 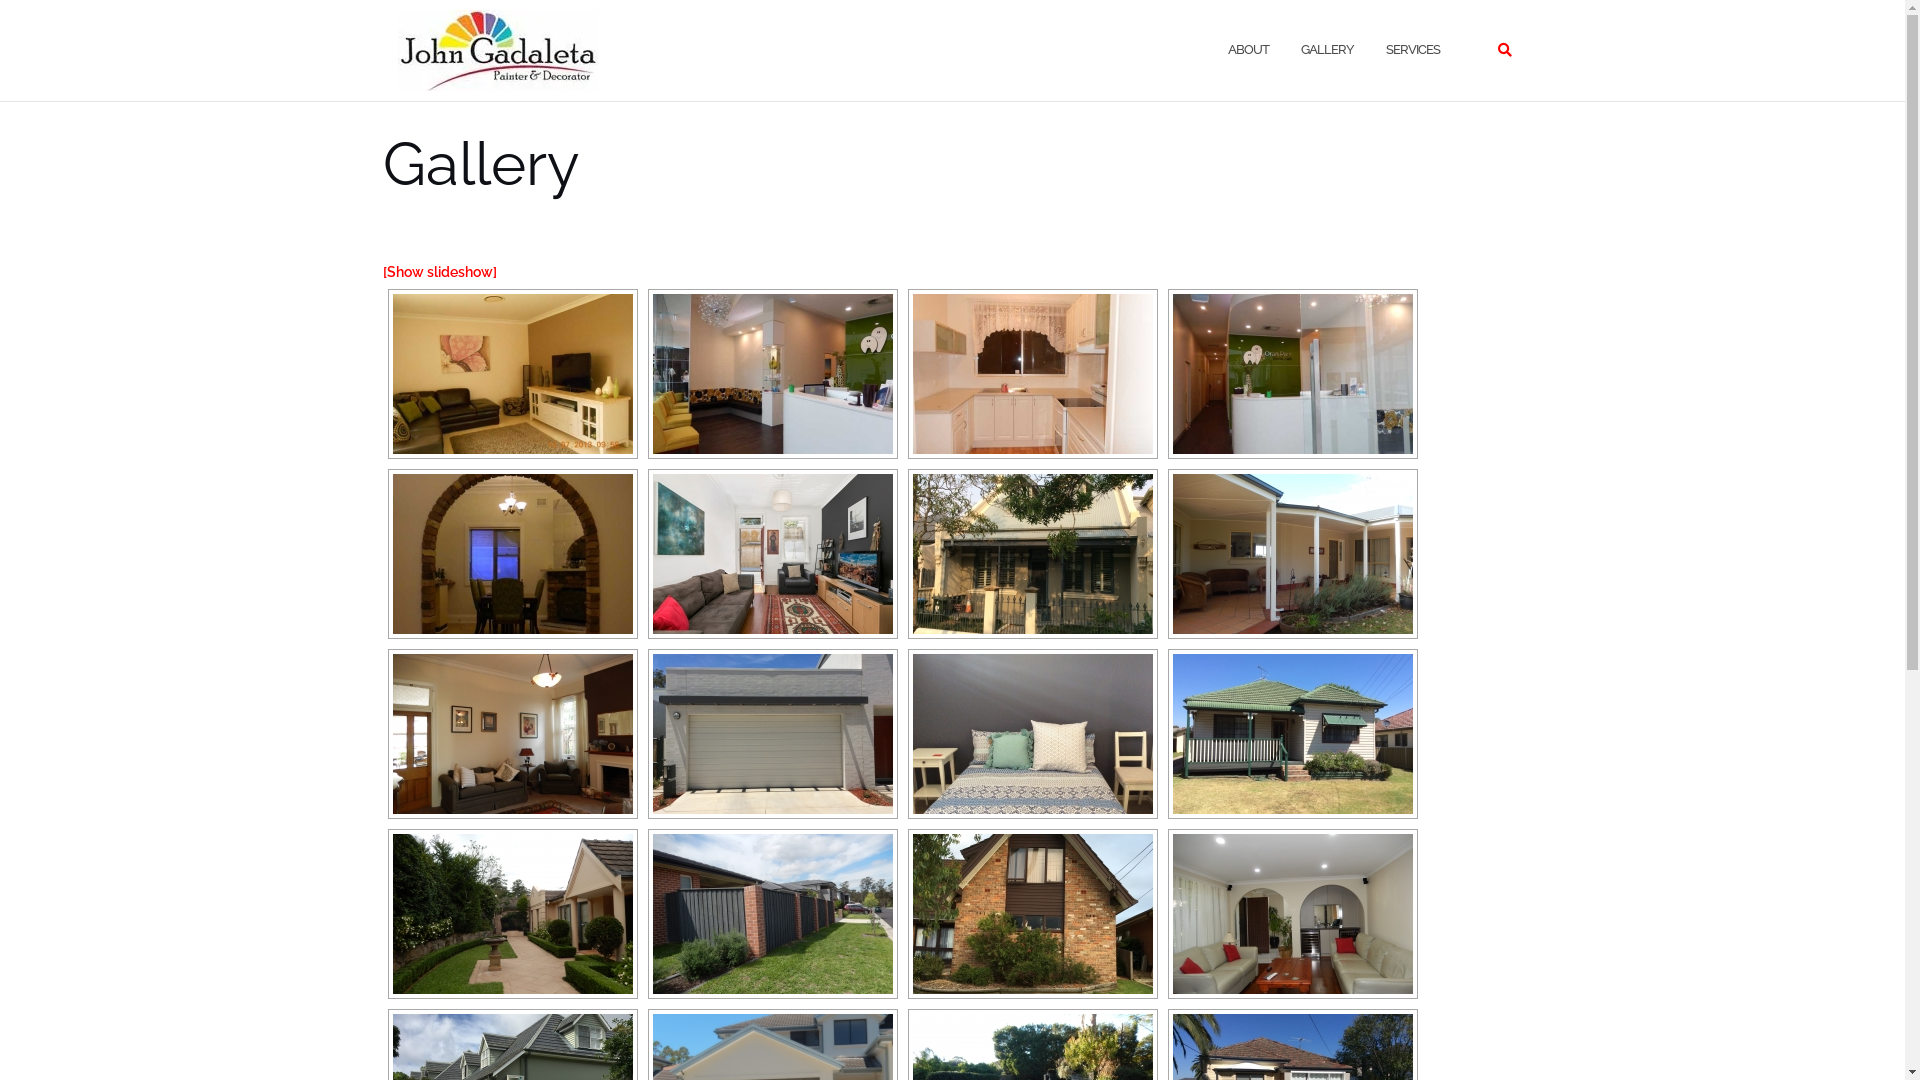 What do you see at coordinates (437, 272) in the screenshot?
I see `'[Show slideshow]'` at bounding box center [437, 272].